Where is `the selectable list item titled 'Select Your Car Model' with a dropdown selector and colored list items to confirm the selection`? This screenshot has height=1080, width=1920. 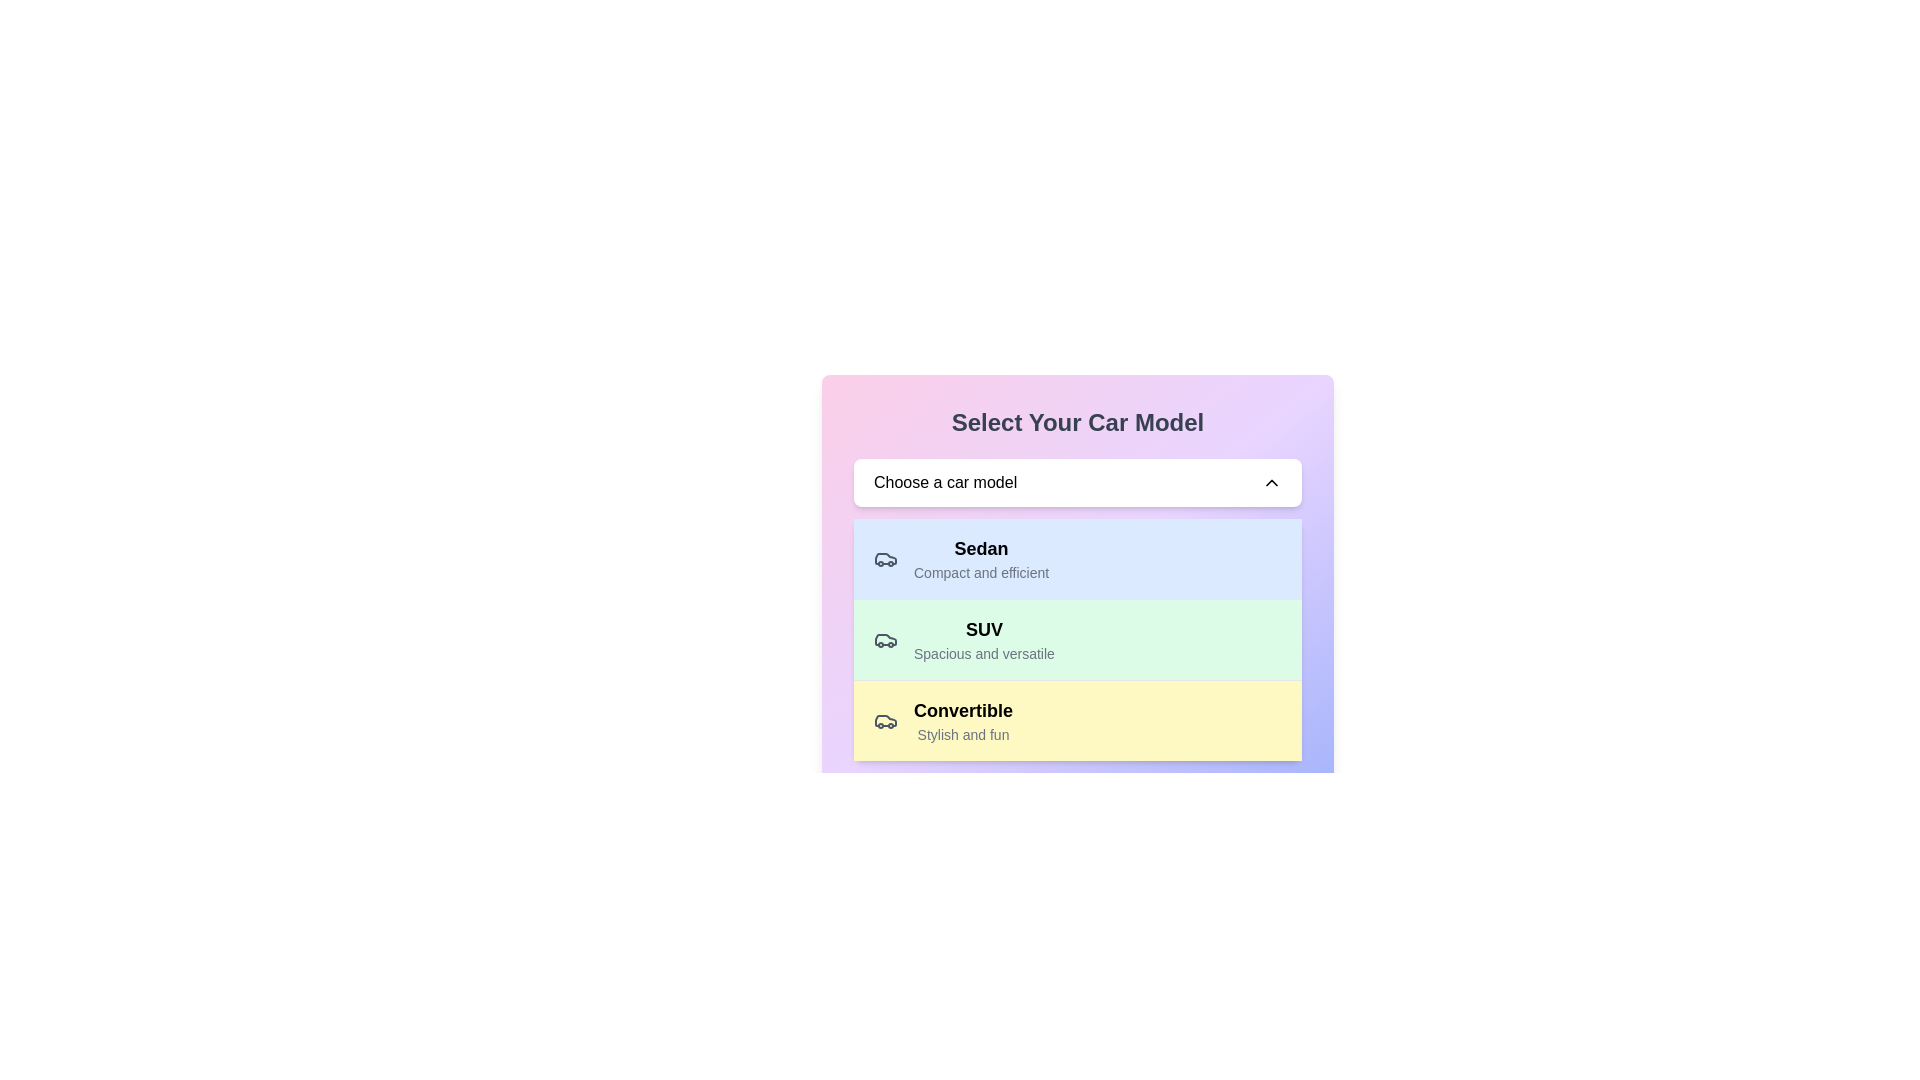
the selectable list item titled 'Select Your Car Model' with a dropdown selector and colored list items to confirm the selection is located at coordinates (1077, 562).